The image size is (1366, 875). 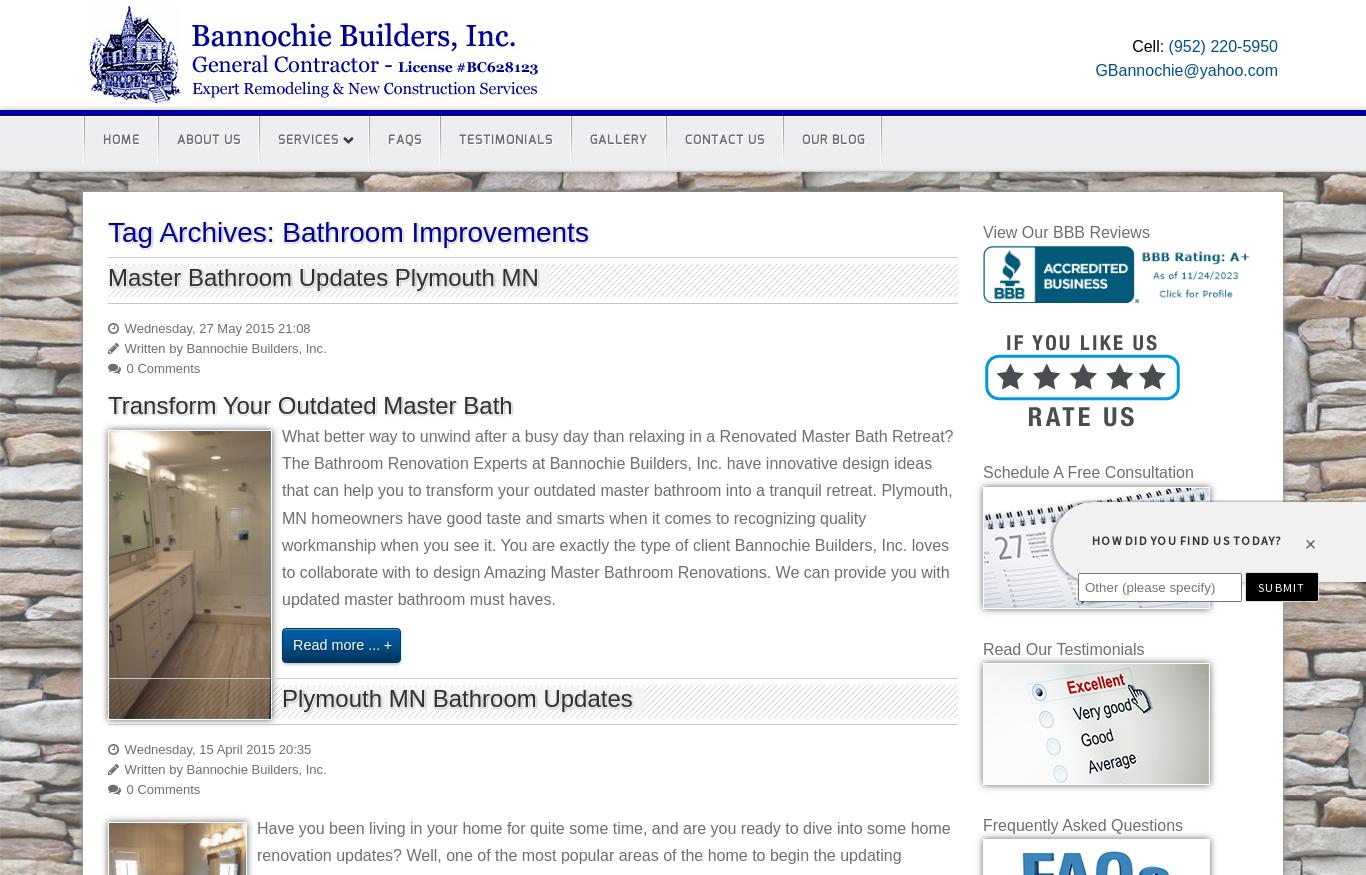 What do you see at coordinates (194, 232) in the screenshot?
I see `'Tag Archives:'` at bounding box center [194, 232].